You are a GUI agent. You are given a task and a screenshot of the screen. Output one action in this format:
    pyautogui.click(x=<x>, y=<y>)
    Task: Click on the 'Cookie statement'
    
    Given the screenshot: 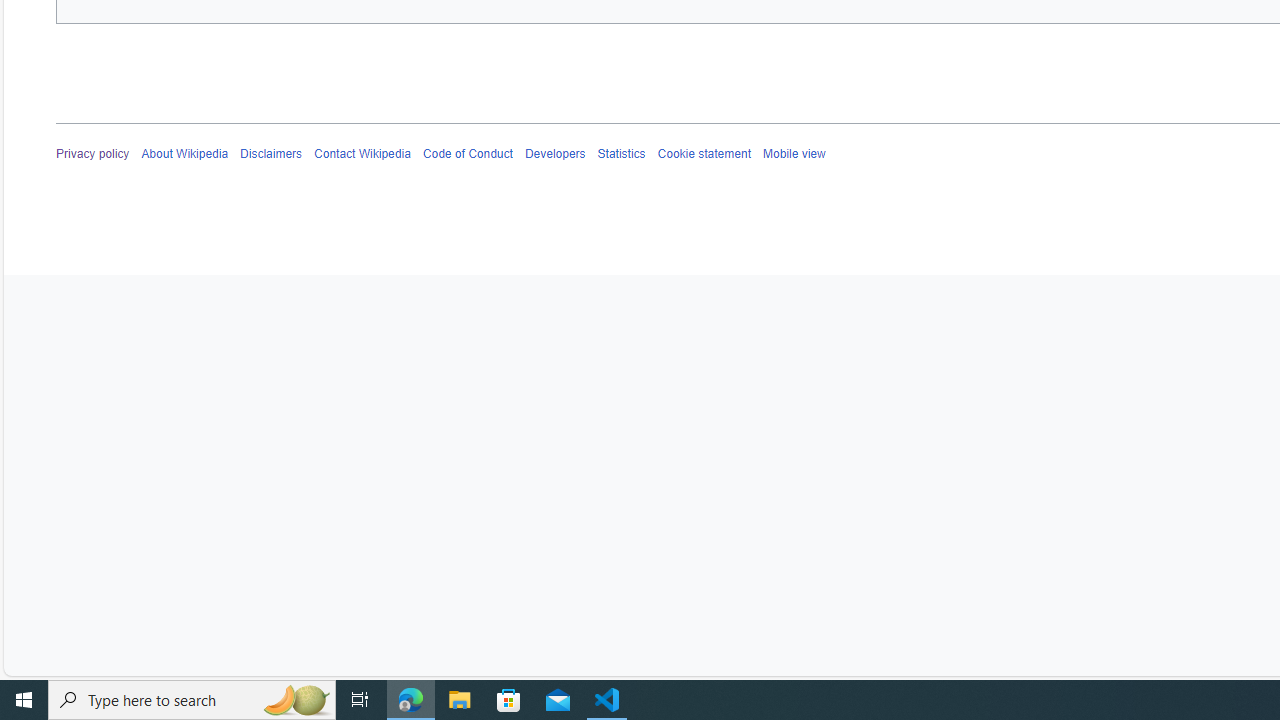 What is the action you would take?
    pyautogui.click(x=704, y=153)
    